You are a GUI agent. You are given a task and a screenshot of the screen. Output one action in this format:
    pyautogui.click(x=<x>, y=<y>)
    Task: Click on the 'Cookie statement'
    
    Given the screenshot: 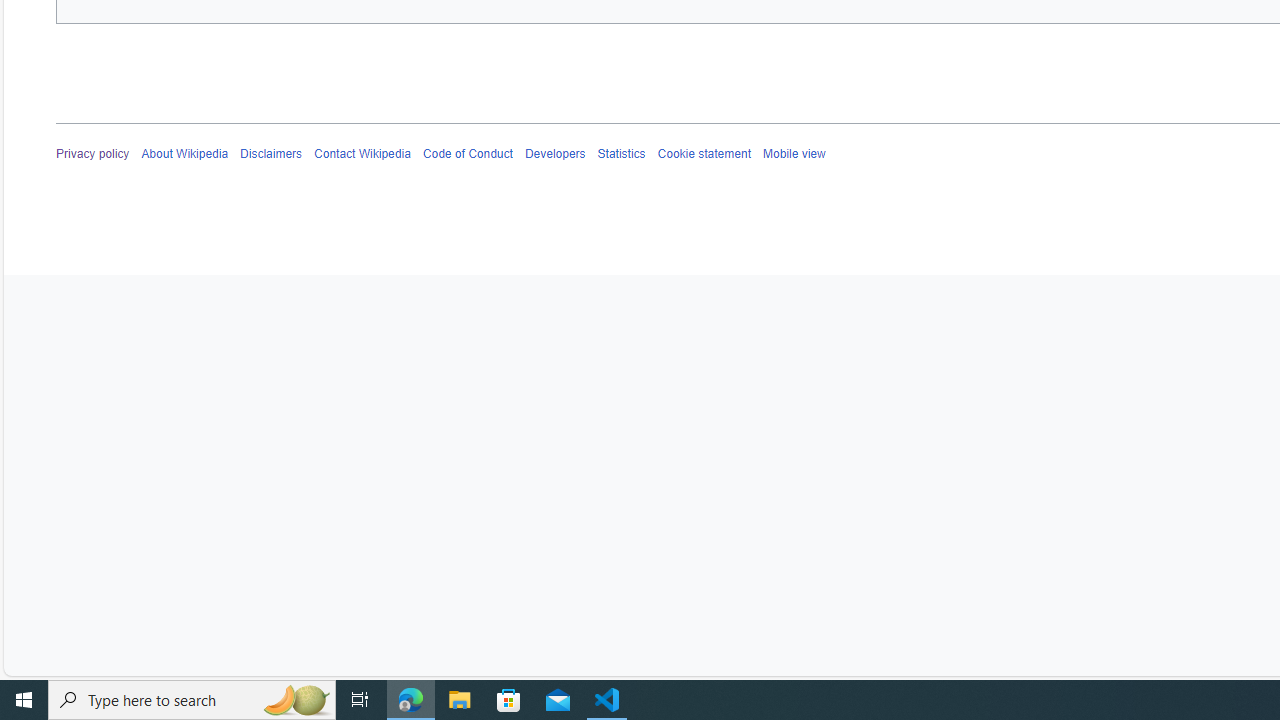 What is the action you would take?
    pyautogui.click(x=704, y=153)
    